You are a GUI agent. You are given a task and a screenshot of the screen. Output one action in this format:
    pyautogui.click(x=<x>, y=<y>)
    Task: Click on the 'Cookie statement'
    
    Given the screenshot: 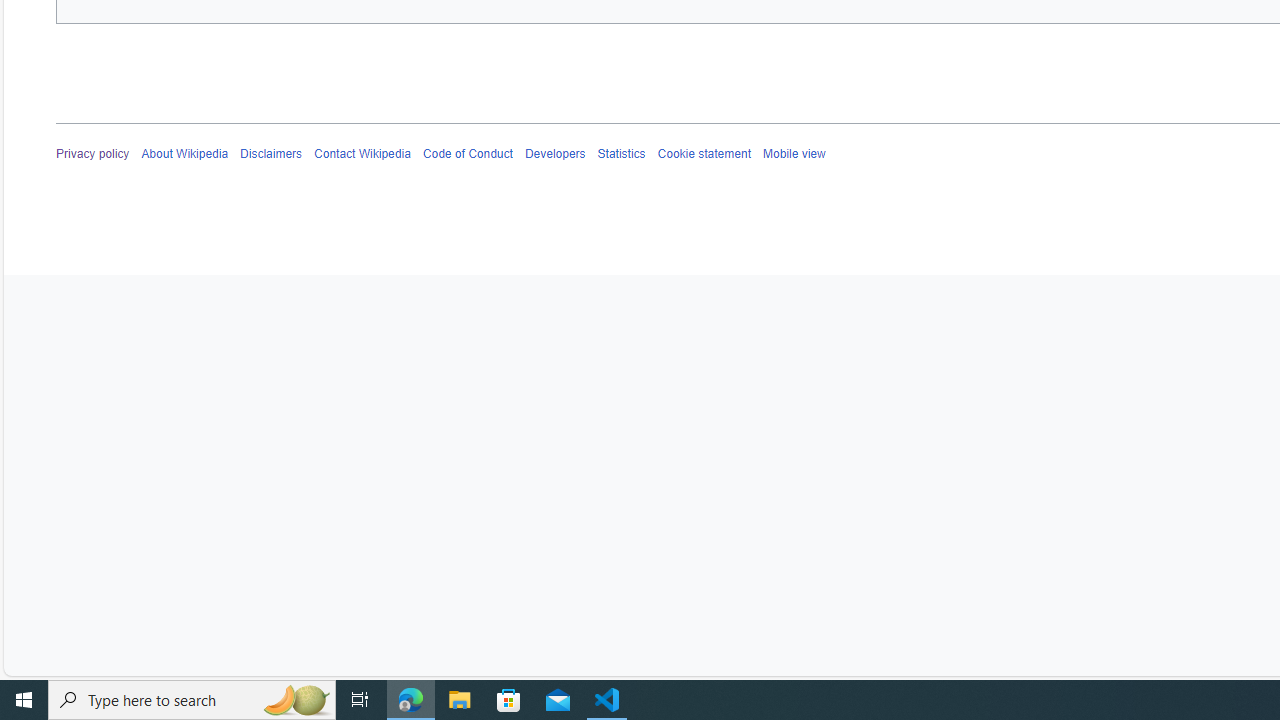 What is the action you would take?
    pyautogui.click(x=704, y=153)
    